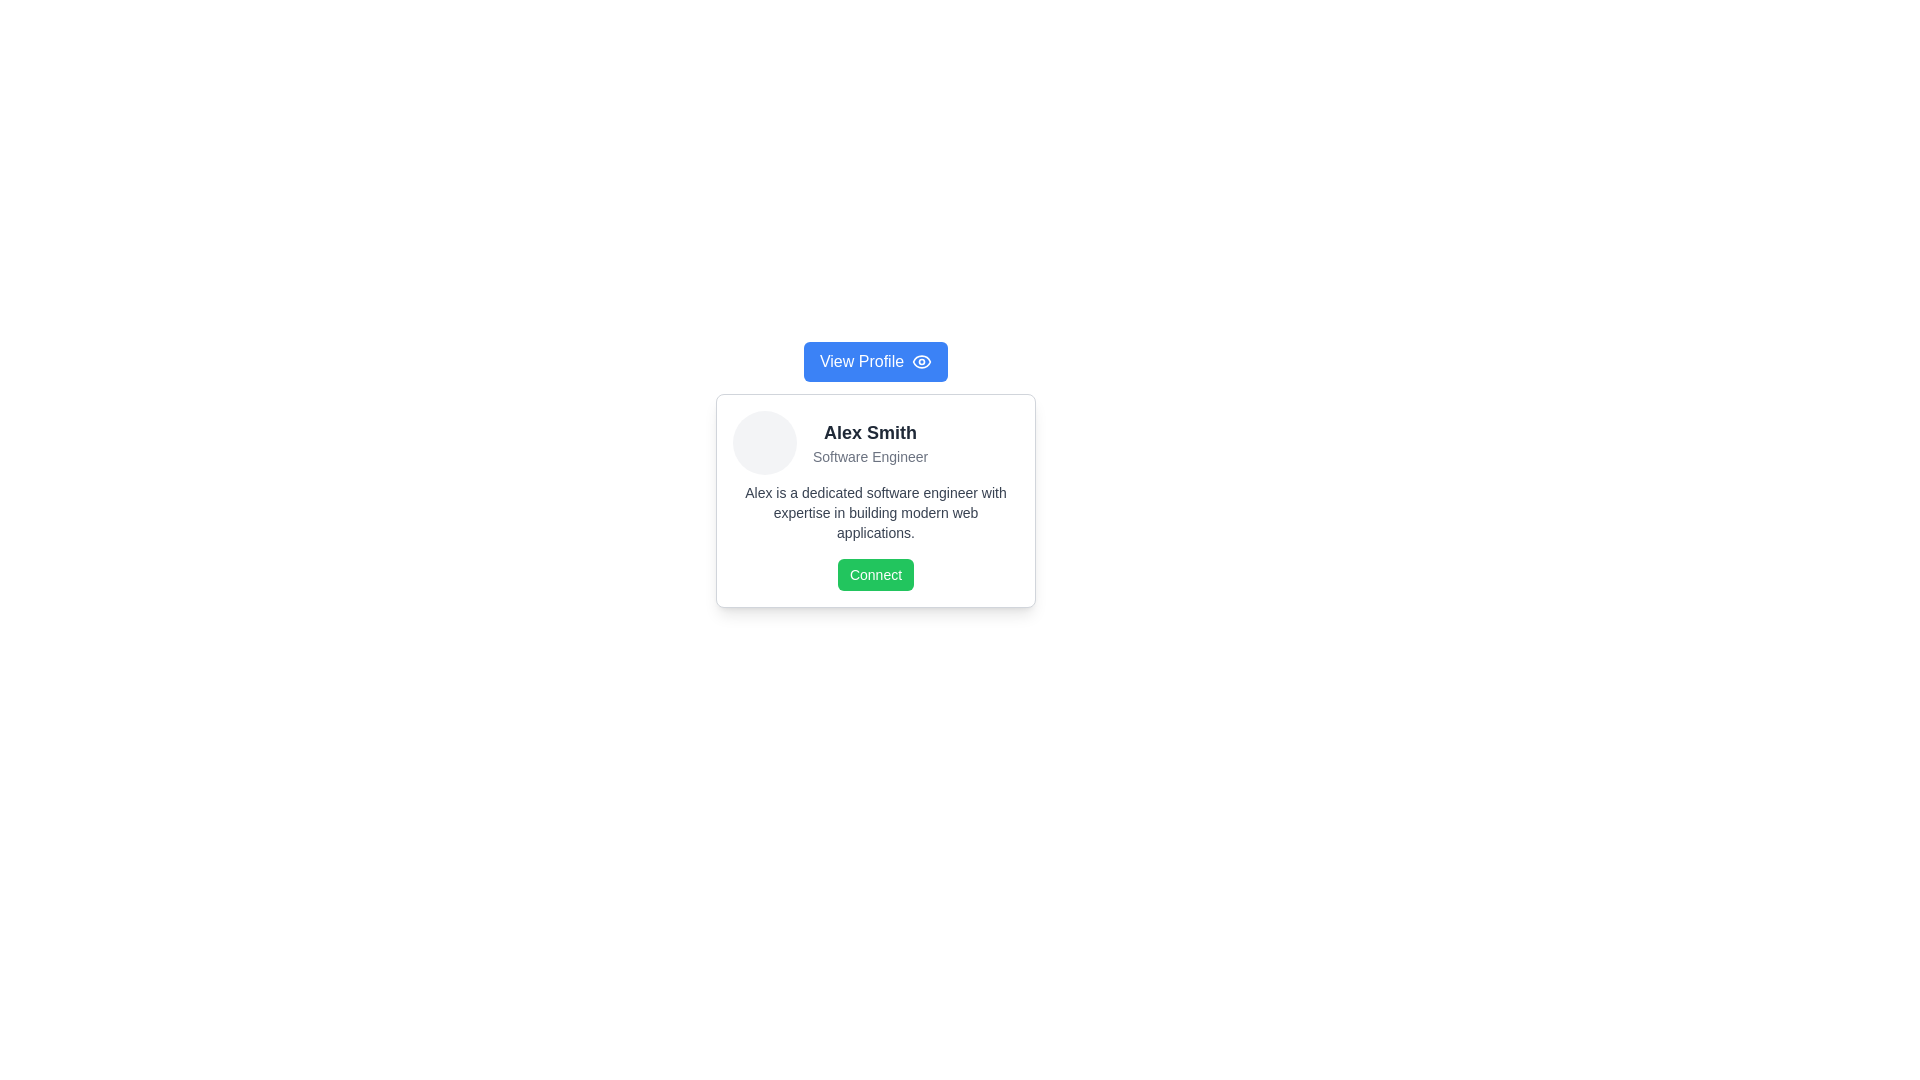  I want to click on the Text block that provides descriptive information about the individual's professional qualifications and expertise, located below the heading with 'Alex Smith' and above the 'Connect' button, so click(875, 512).